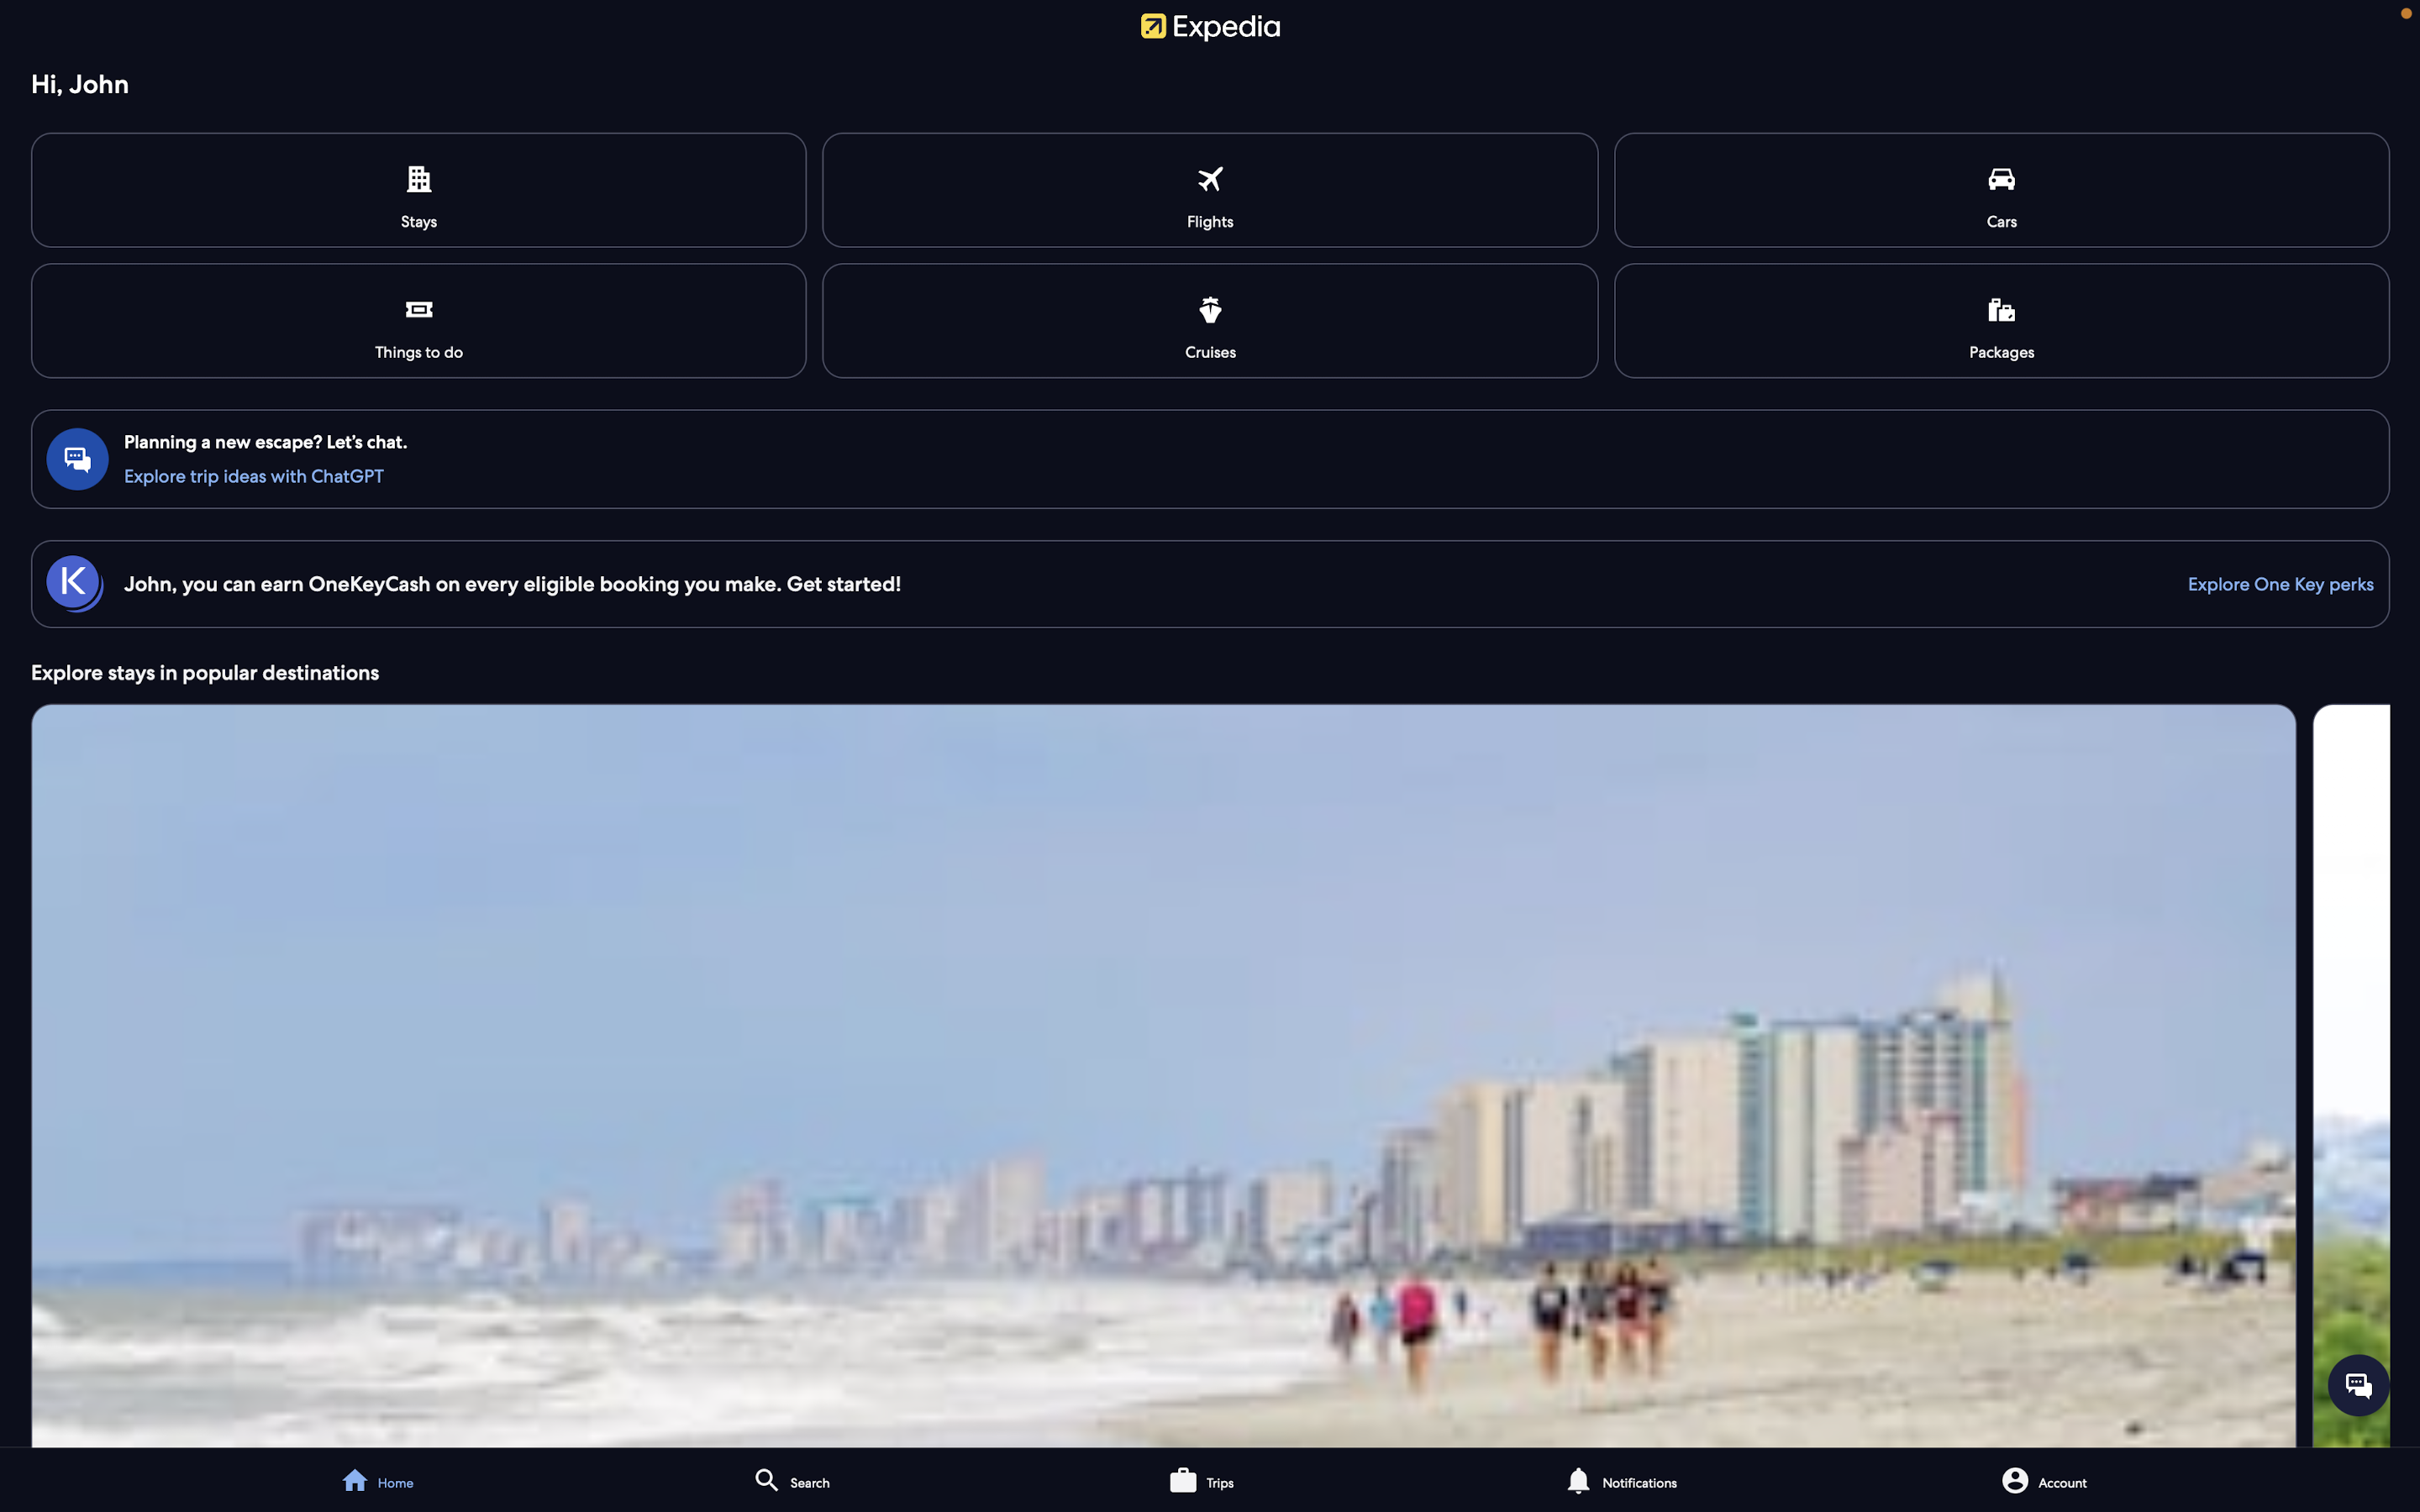 This screenshot has width=2420, height=1512. I want to click on the explore stays feature, so click(1210, 1072).